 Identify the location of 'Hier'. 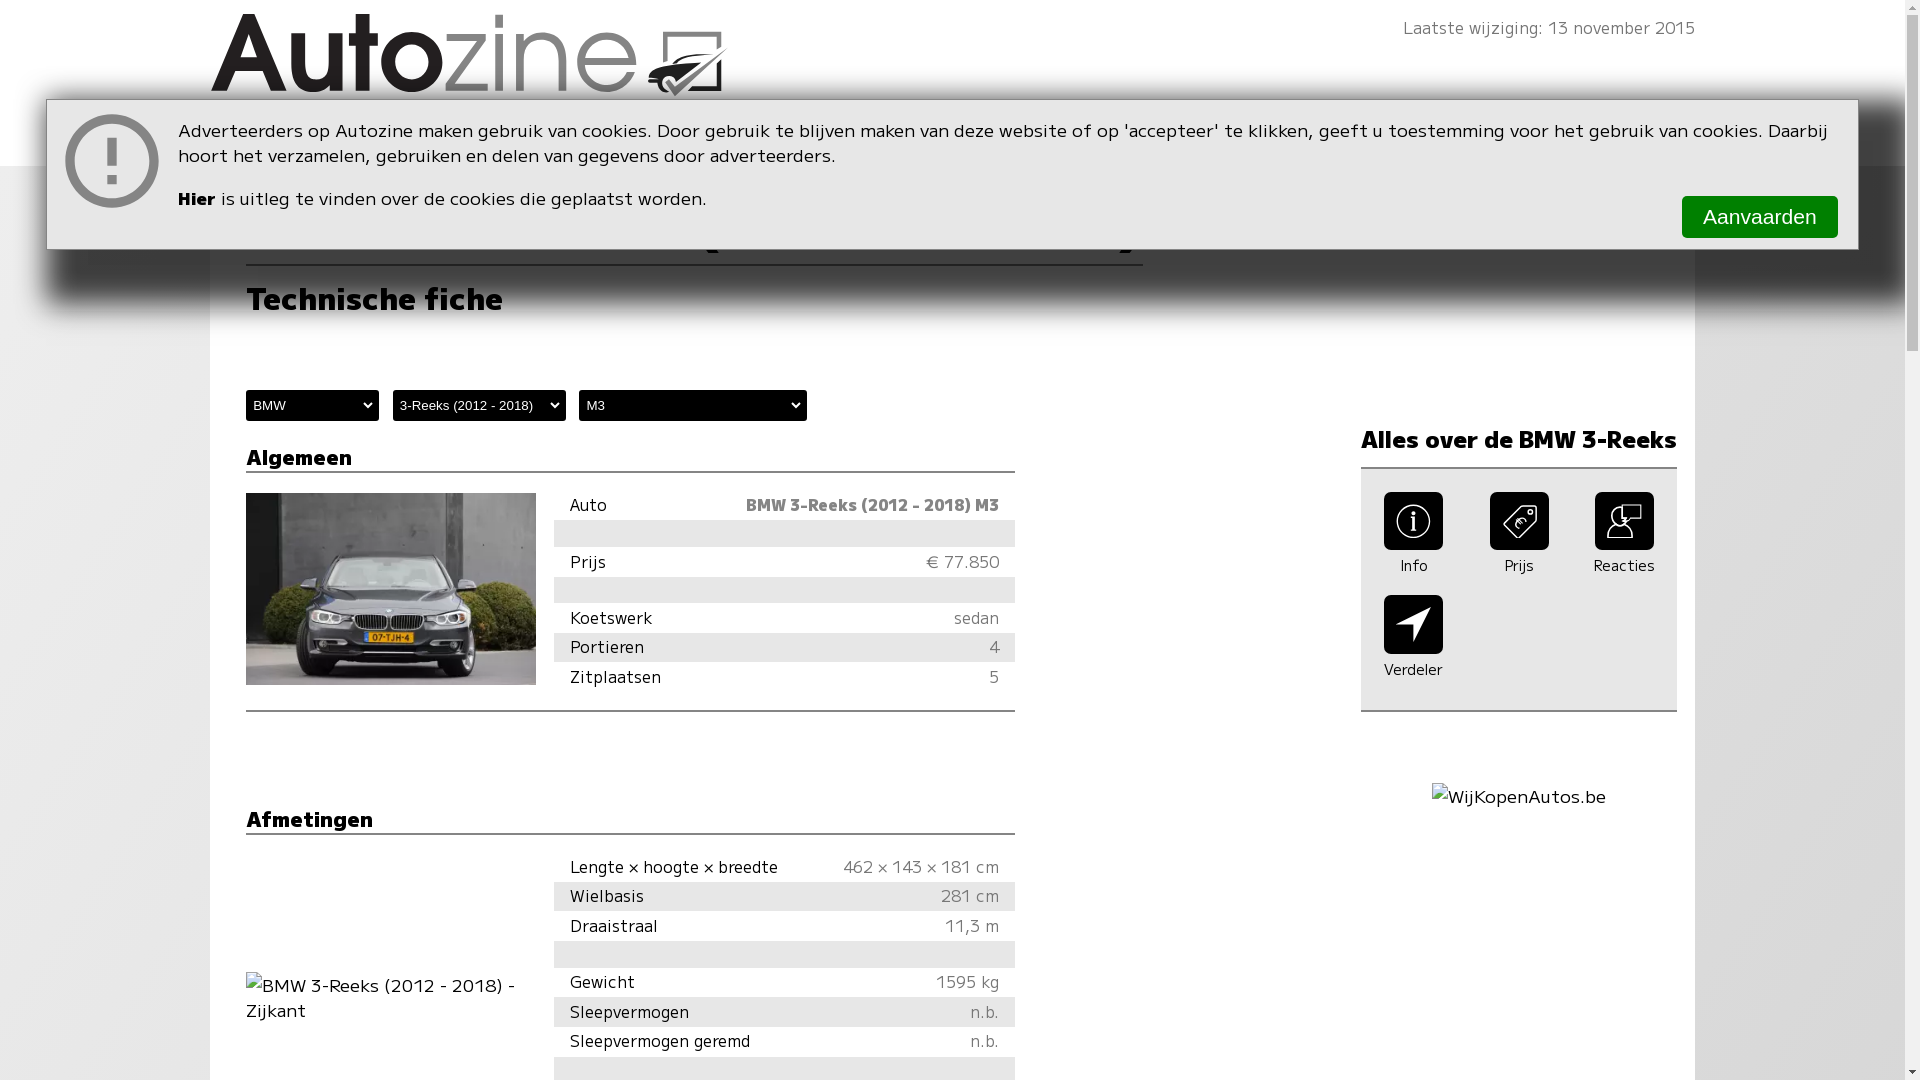
(196, 197).